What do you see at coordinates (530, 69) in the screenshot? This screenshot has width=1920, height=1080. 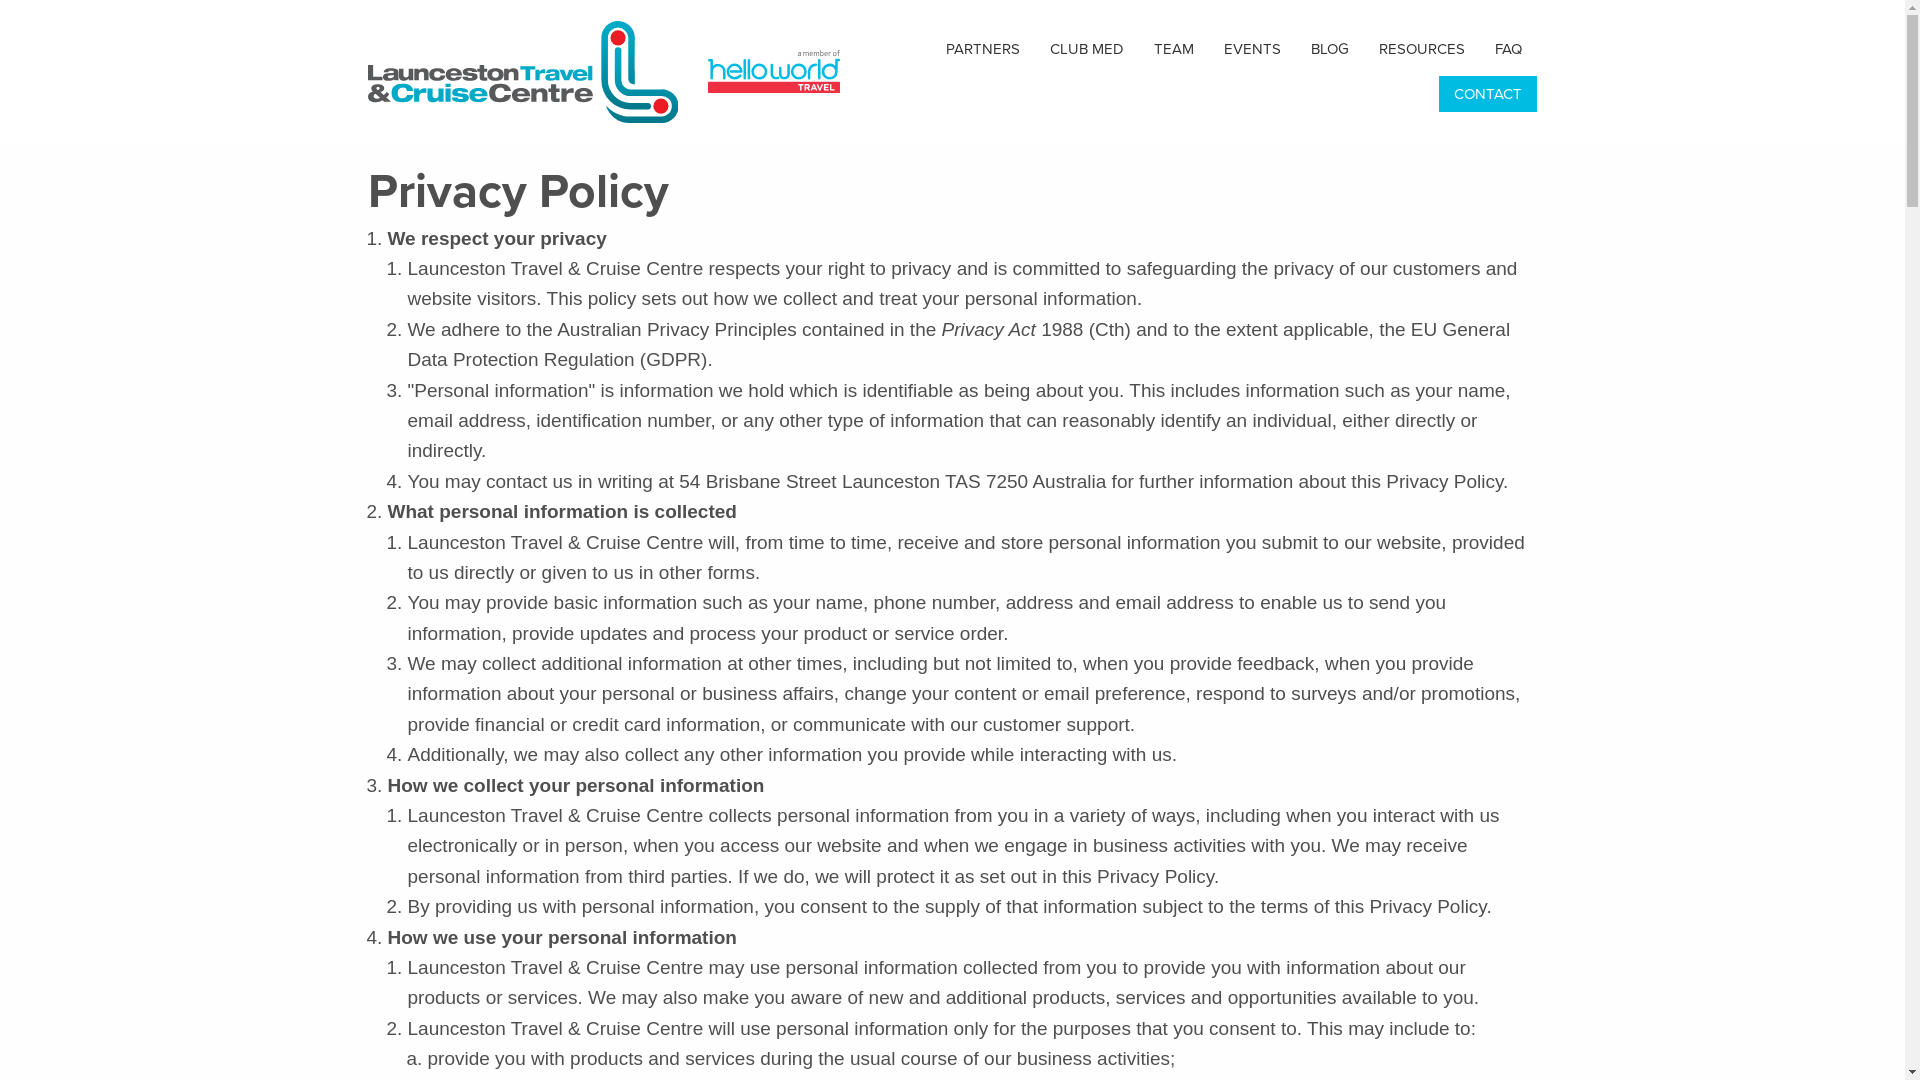 I see `'Launceston Travel & Cruise Centre - Home Page'` at bounding box center [530, 69].